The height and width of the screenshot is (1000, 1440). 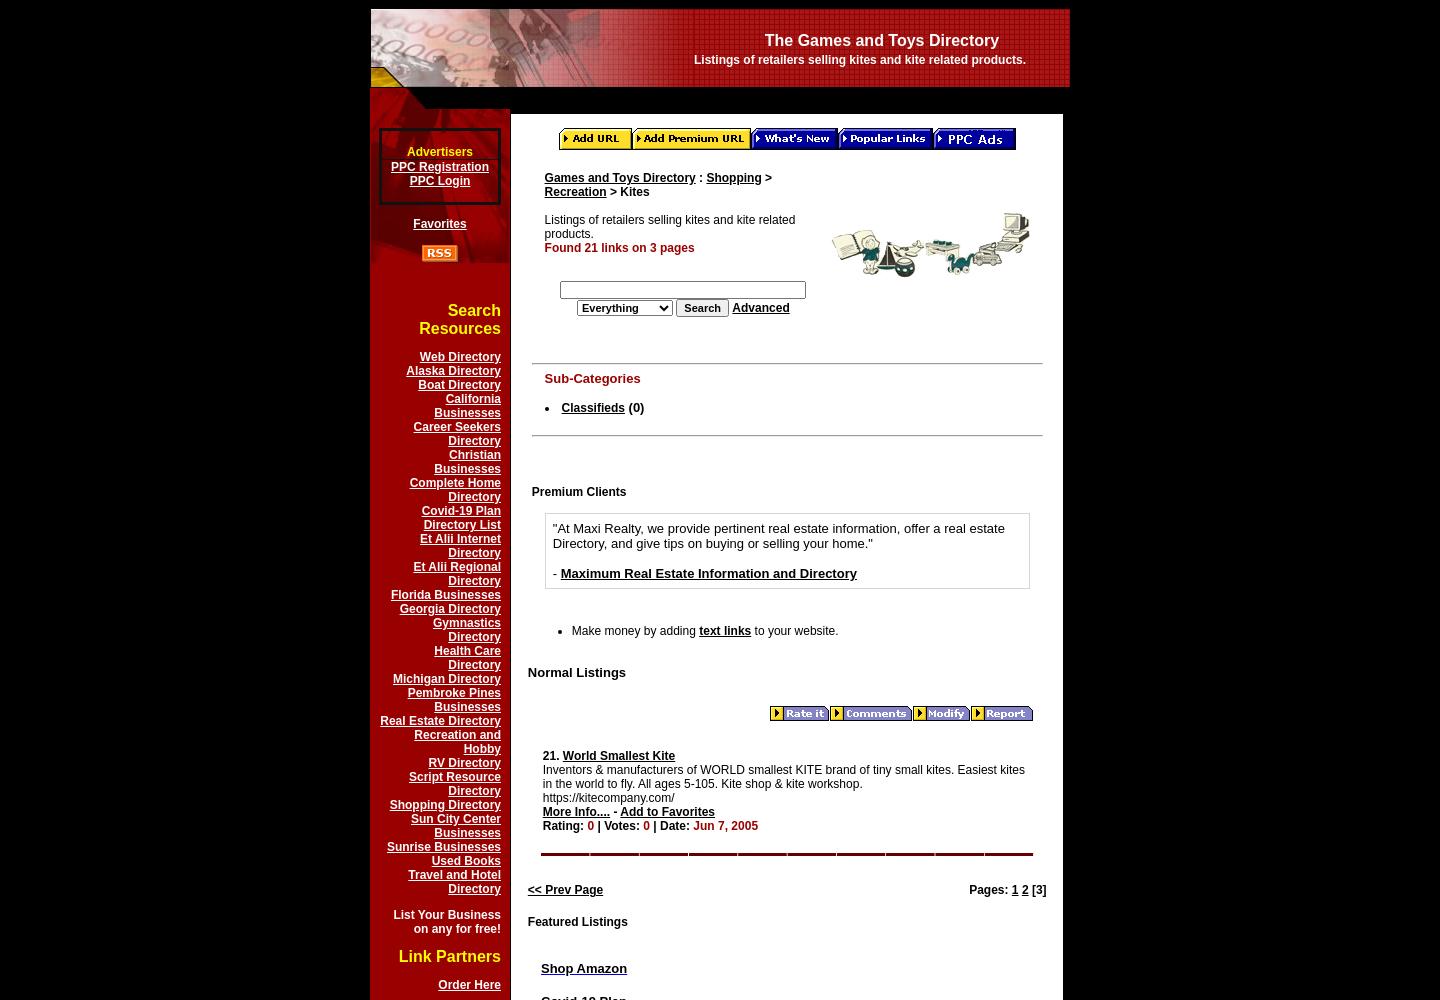 I want to click on 'Et Alii Internet Directory', so click(x=460, y=546).